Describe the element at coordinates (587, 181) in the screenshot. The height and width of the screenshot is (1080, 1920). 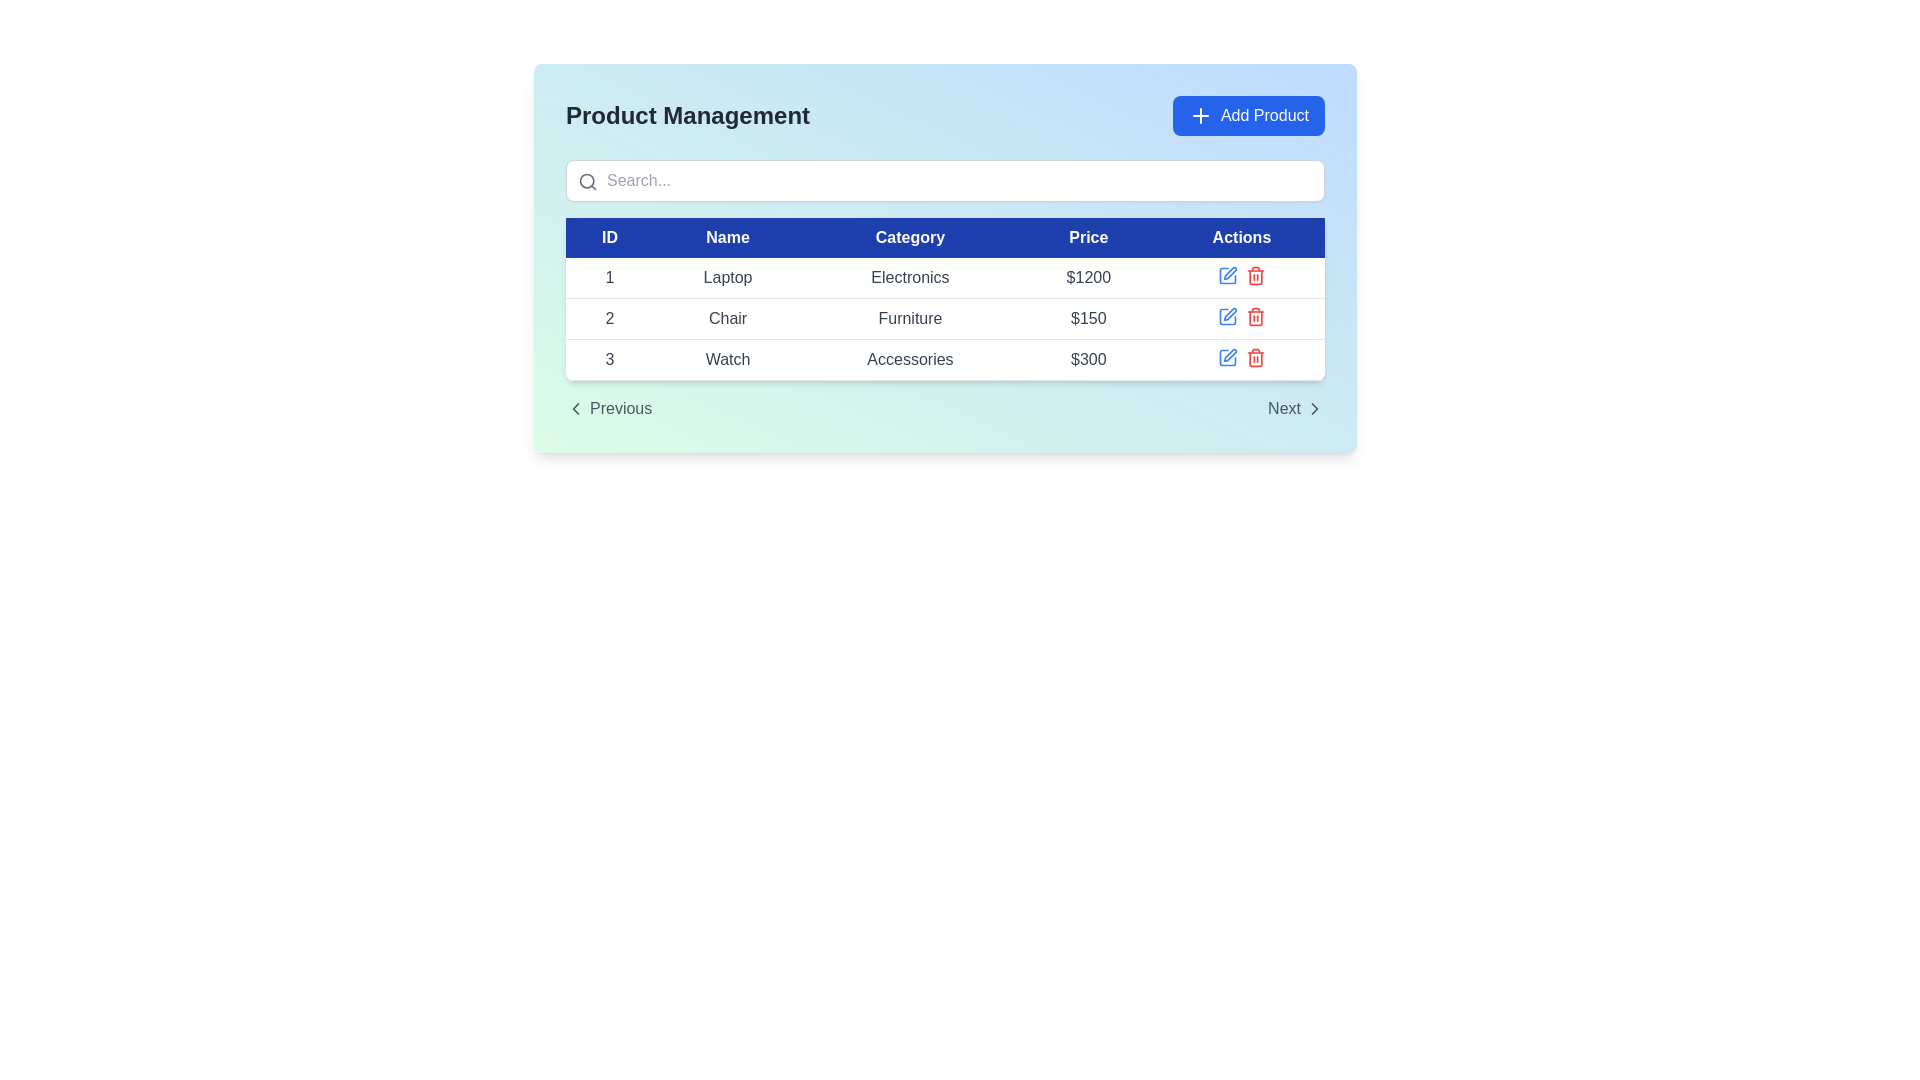
I see `the magnifying glass icon, which represents a search action, located in the search input box under the 'Product Management' heading` at that location.